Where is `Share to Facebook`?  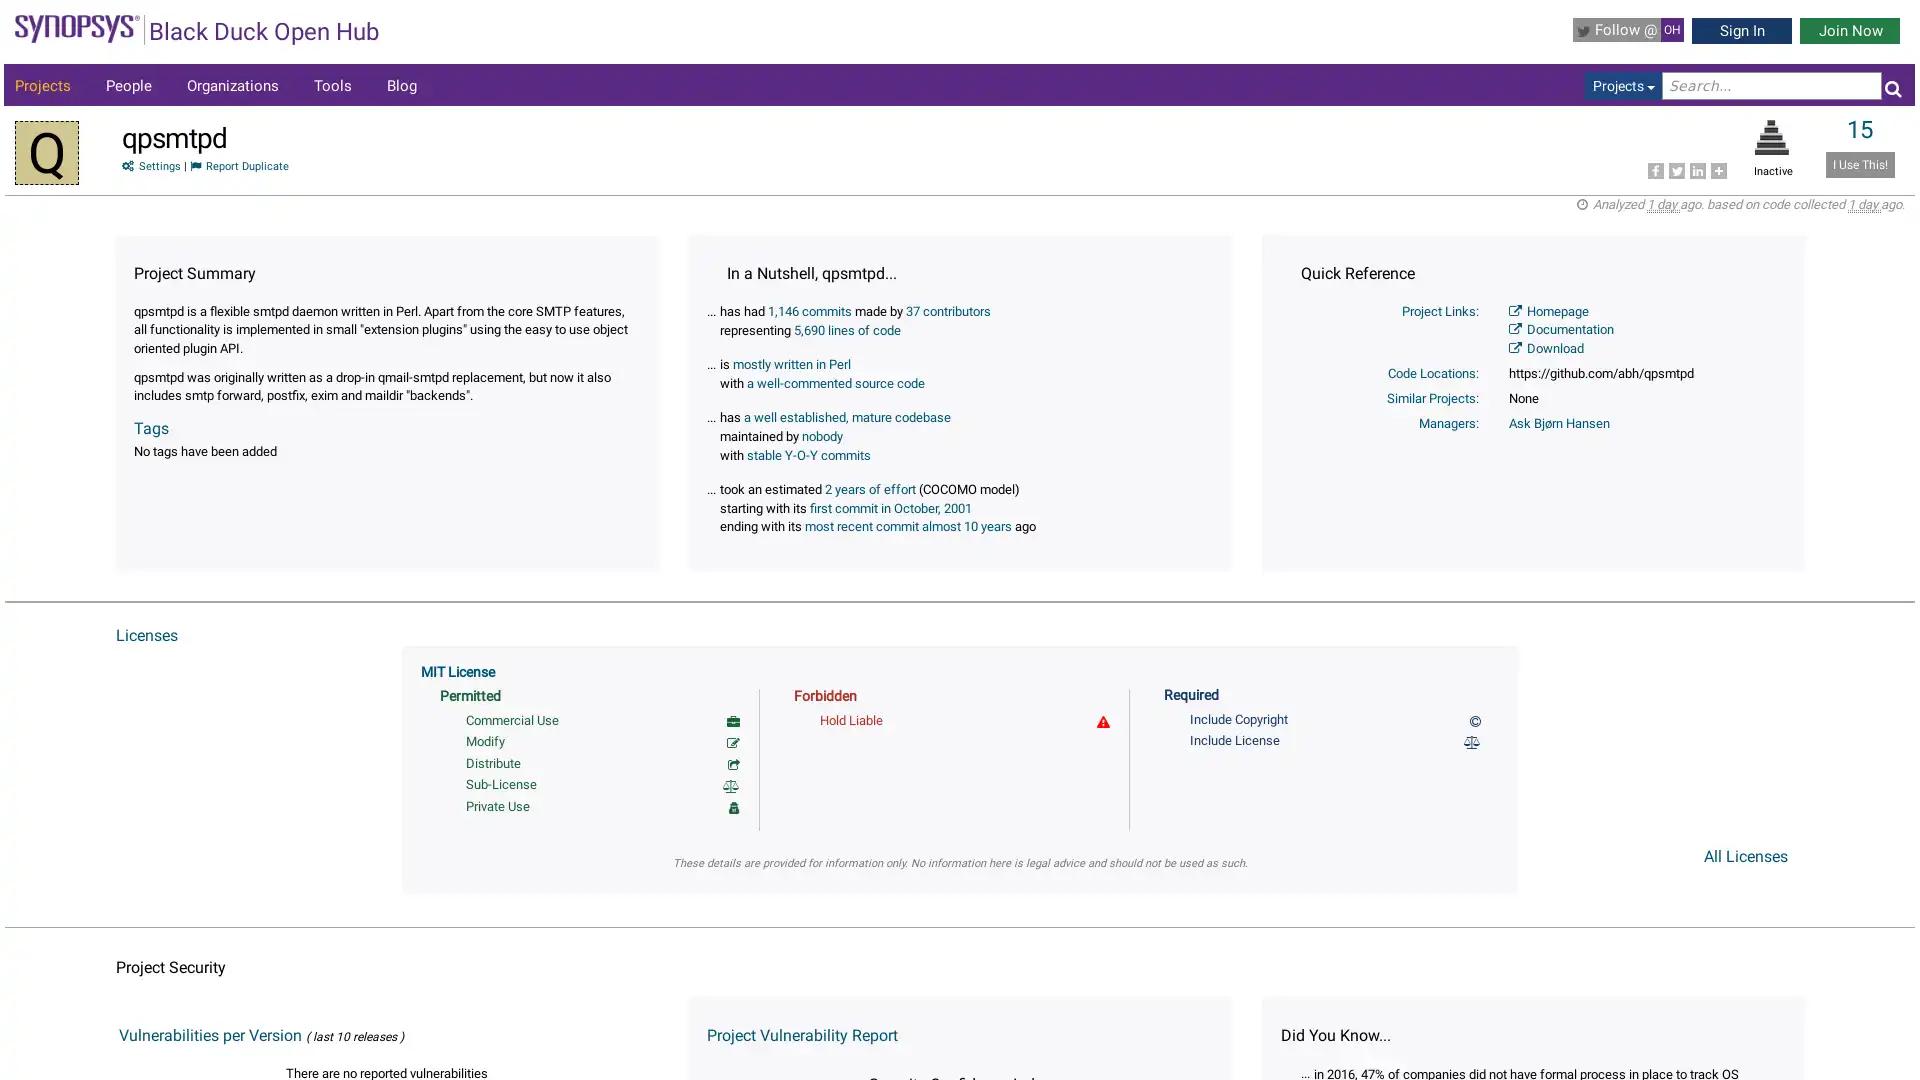
Share to Facebook is located at coordinates (1655, 169).